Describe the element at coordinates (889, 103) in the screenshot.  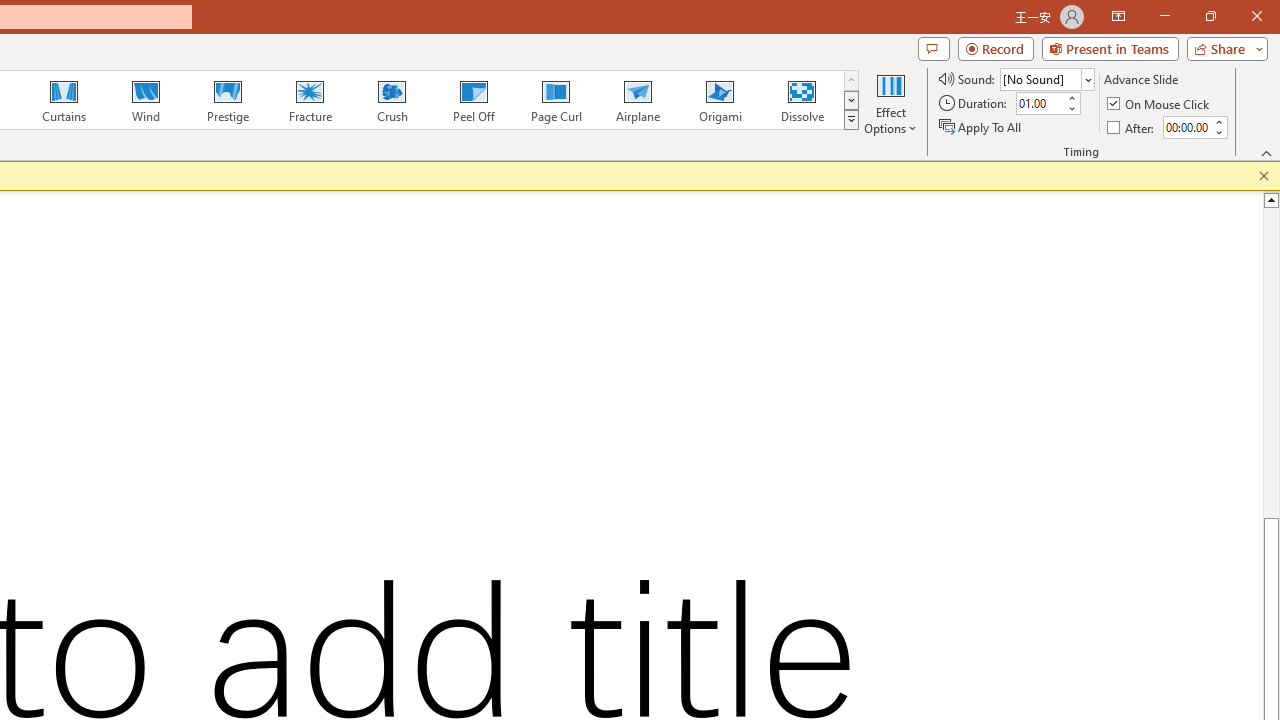
I see `'Effect Options'` at that location.